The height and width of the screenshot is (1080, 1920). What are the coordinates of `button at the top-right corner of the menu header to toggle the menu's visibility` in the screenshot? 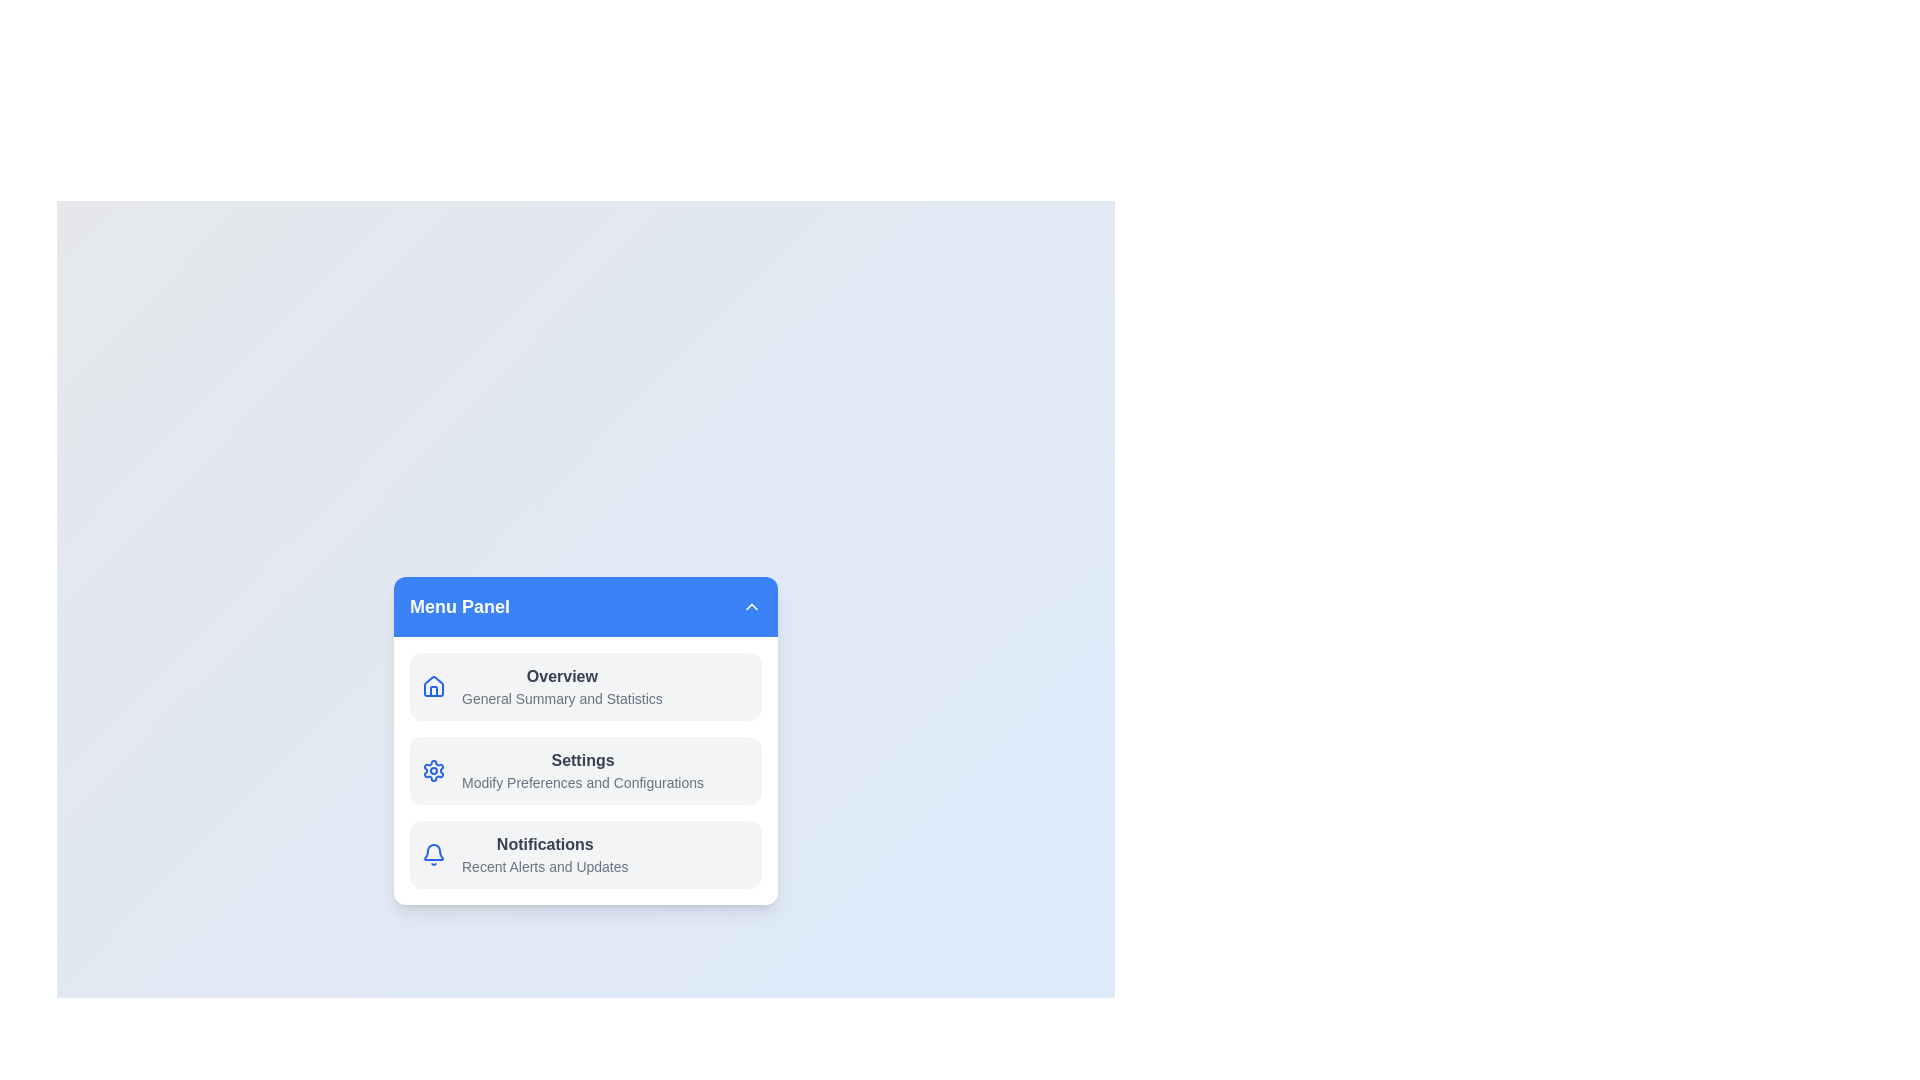 It's located at (751, 605).